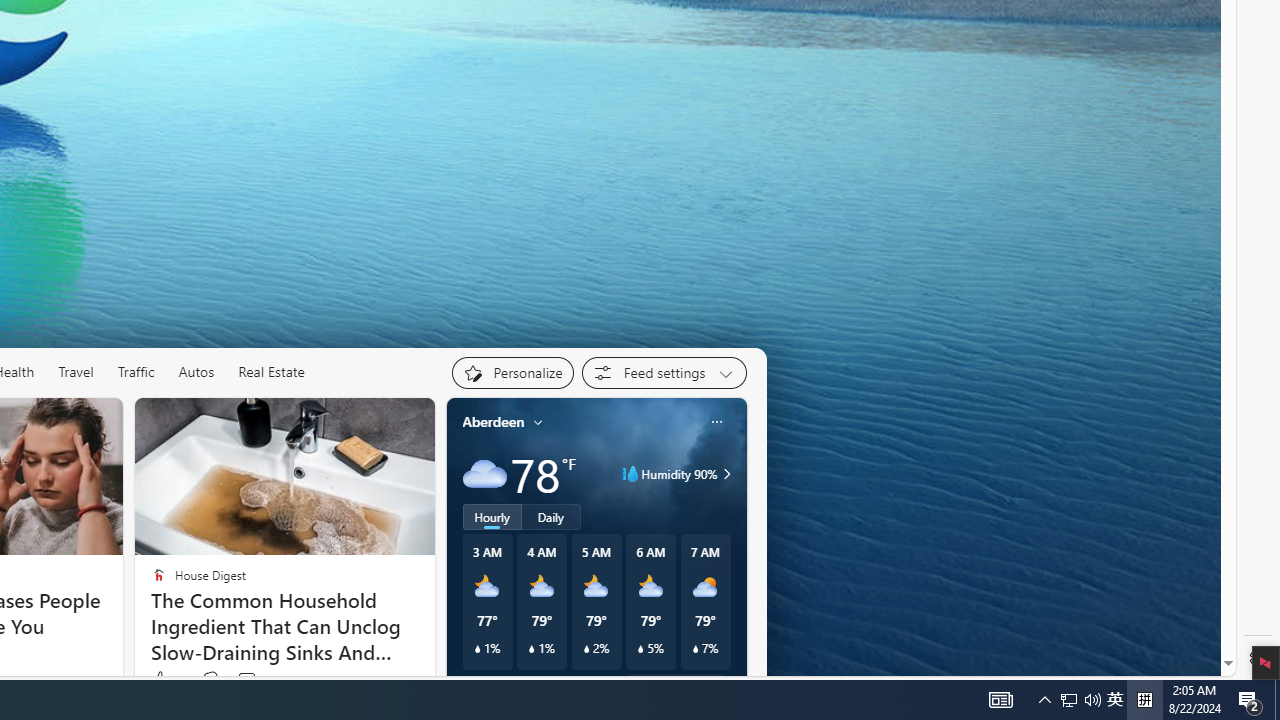 Image resolution: width=1280 pixels, height=720 pixels. I want to click on 'Cloudy', so click(484, 474).